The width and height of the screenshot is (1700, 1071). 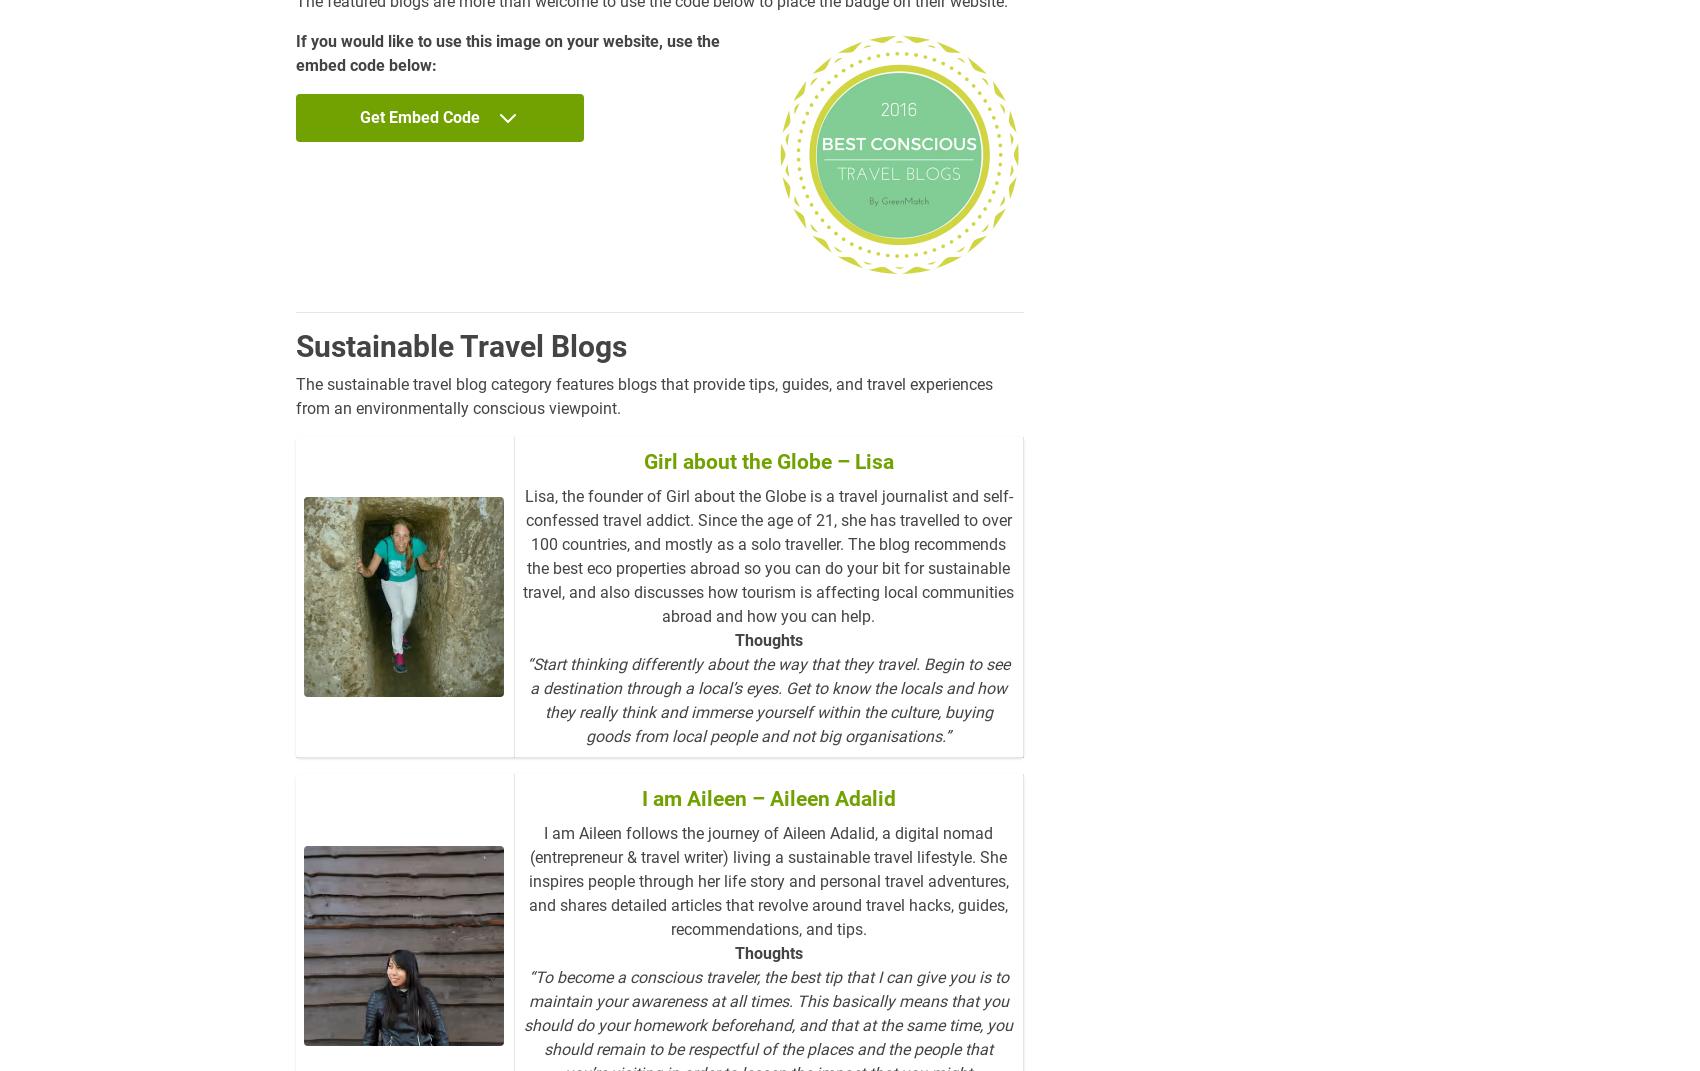 What do you see at coordinates (767, 556) in the screenshot?
I see `'Lisa, the founder of Girl about the Globe is a travel journalist and self-confessed travel addict. Since the age of 21, she has travelled to over 100 countries, and mostly as a solo traveller. The blog recommends the best eco properties abroad so you can do your bit for sustainable travel, and also discusses how tourism is affecting local communities abroad and how you can help.'` at bounding box center [767, 556].